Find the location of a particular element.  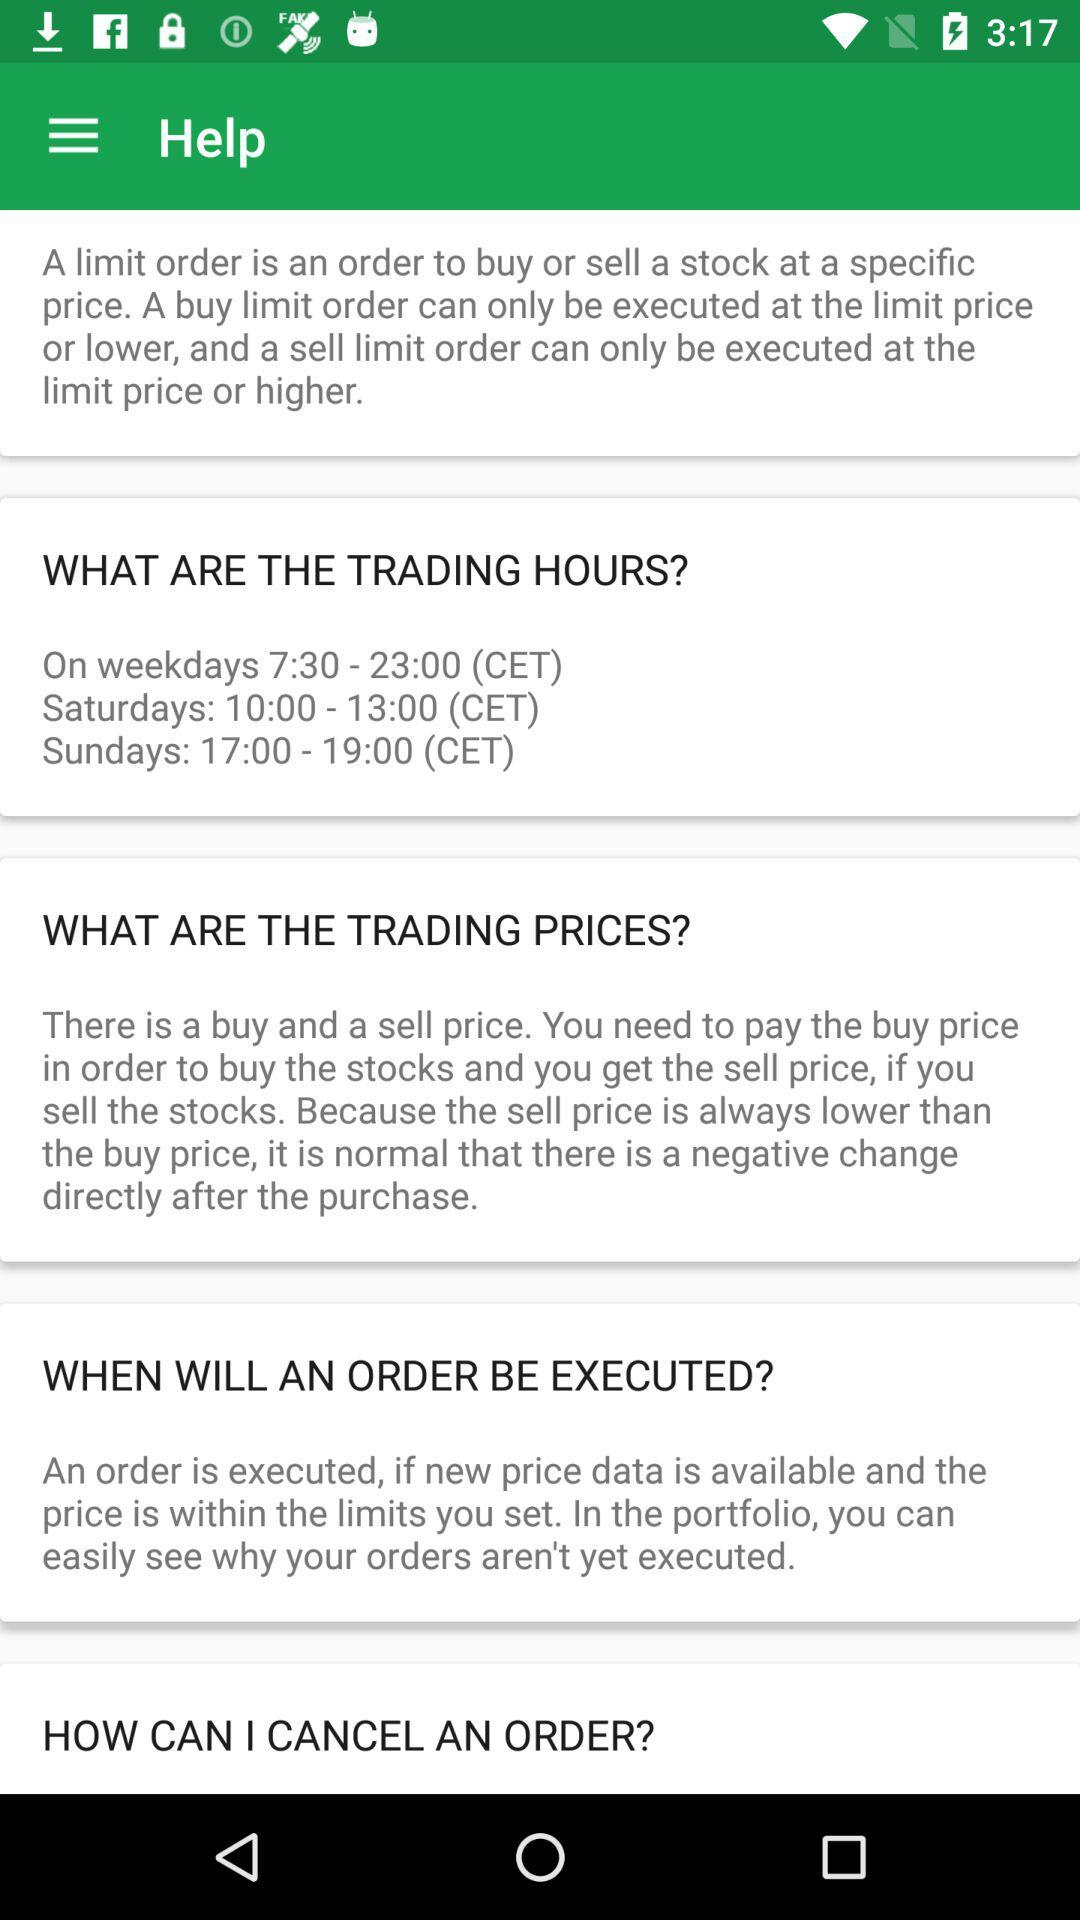

the item above a limit order item is located at coordinates (72, 135).